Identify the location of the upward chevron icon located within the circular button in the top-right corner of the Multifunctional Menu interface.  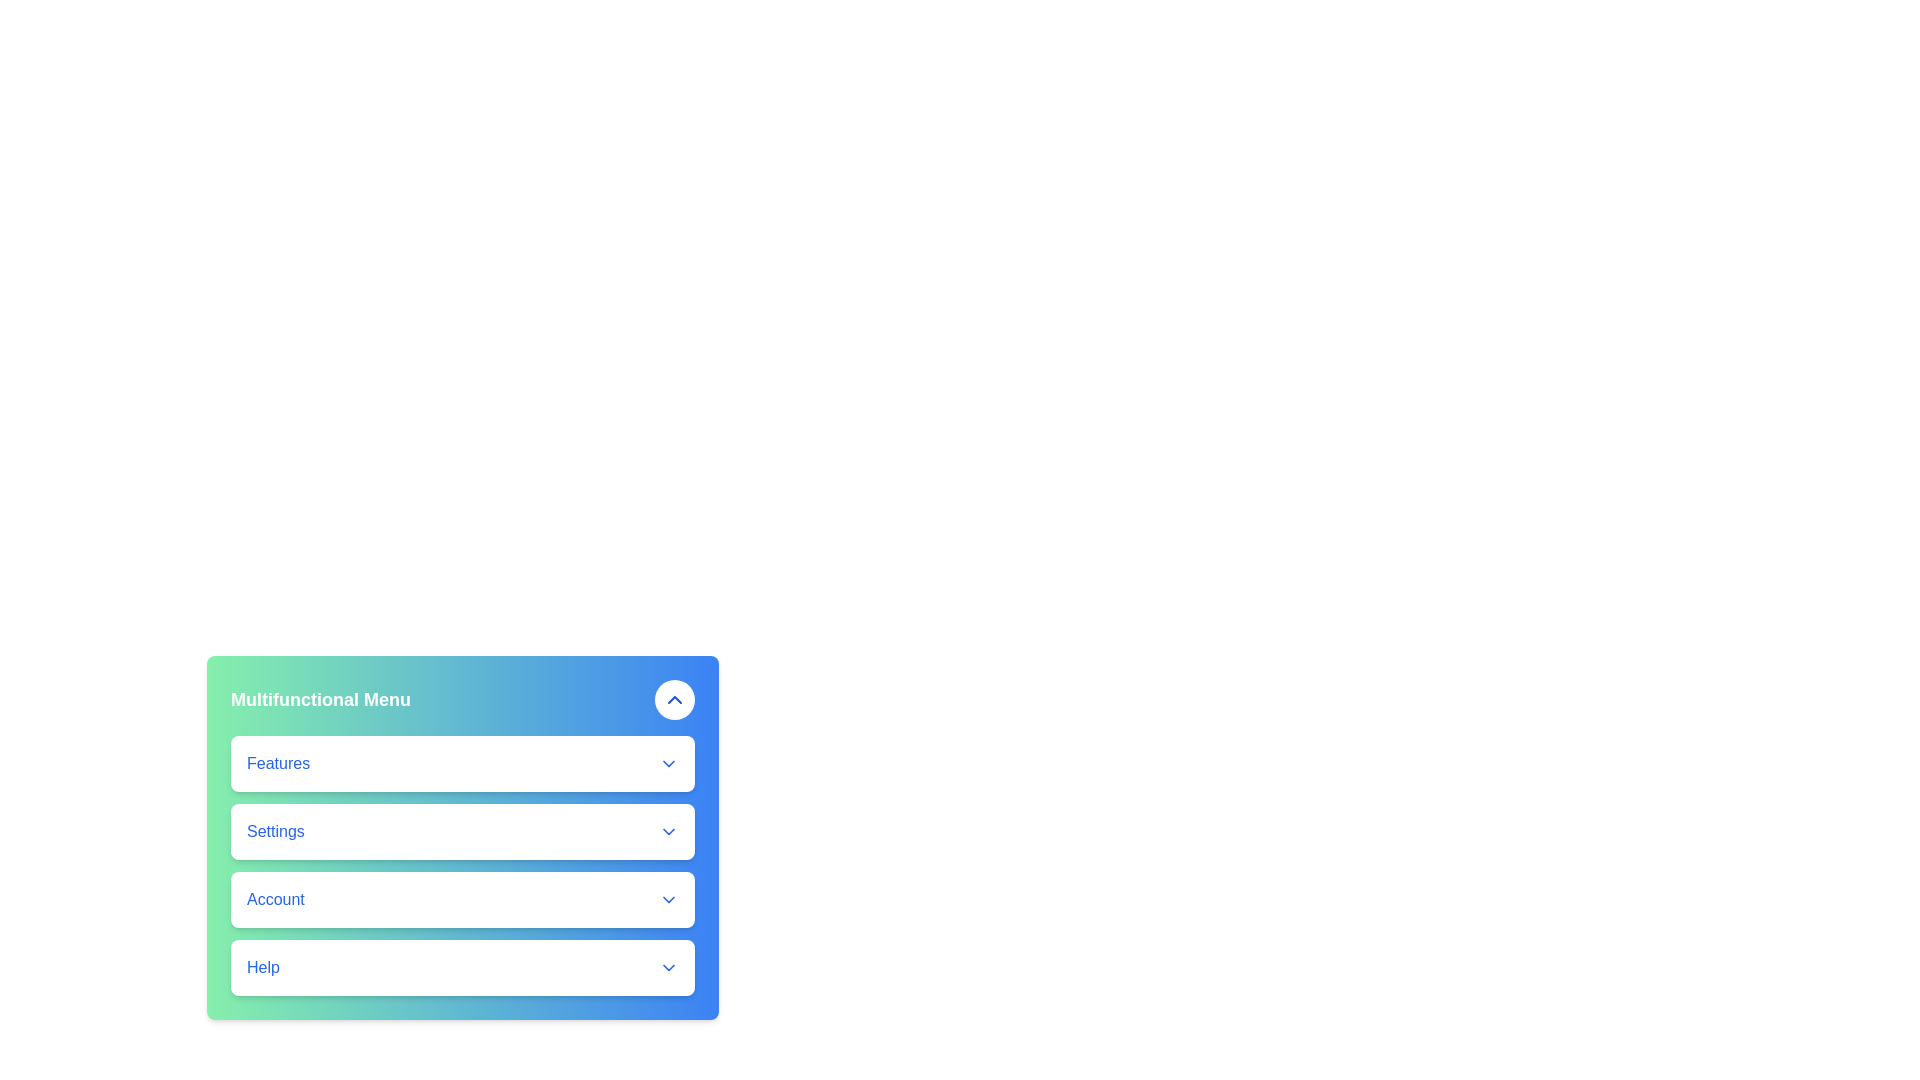
(675, 698).